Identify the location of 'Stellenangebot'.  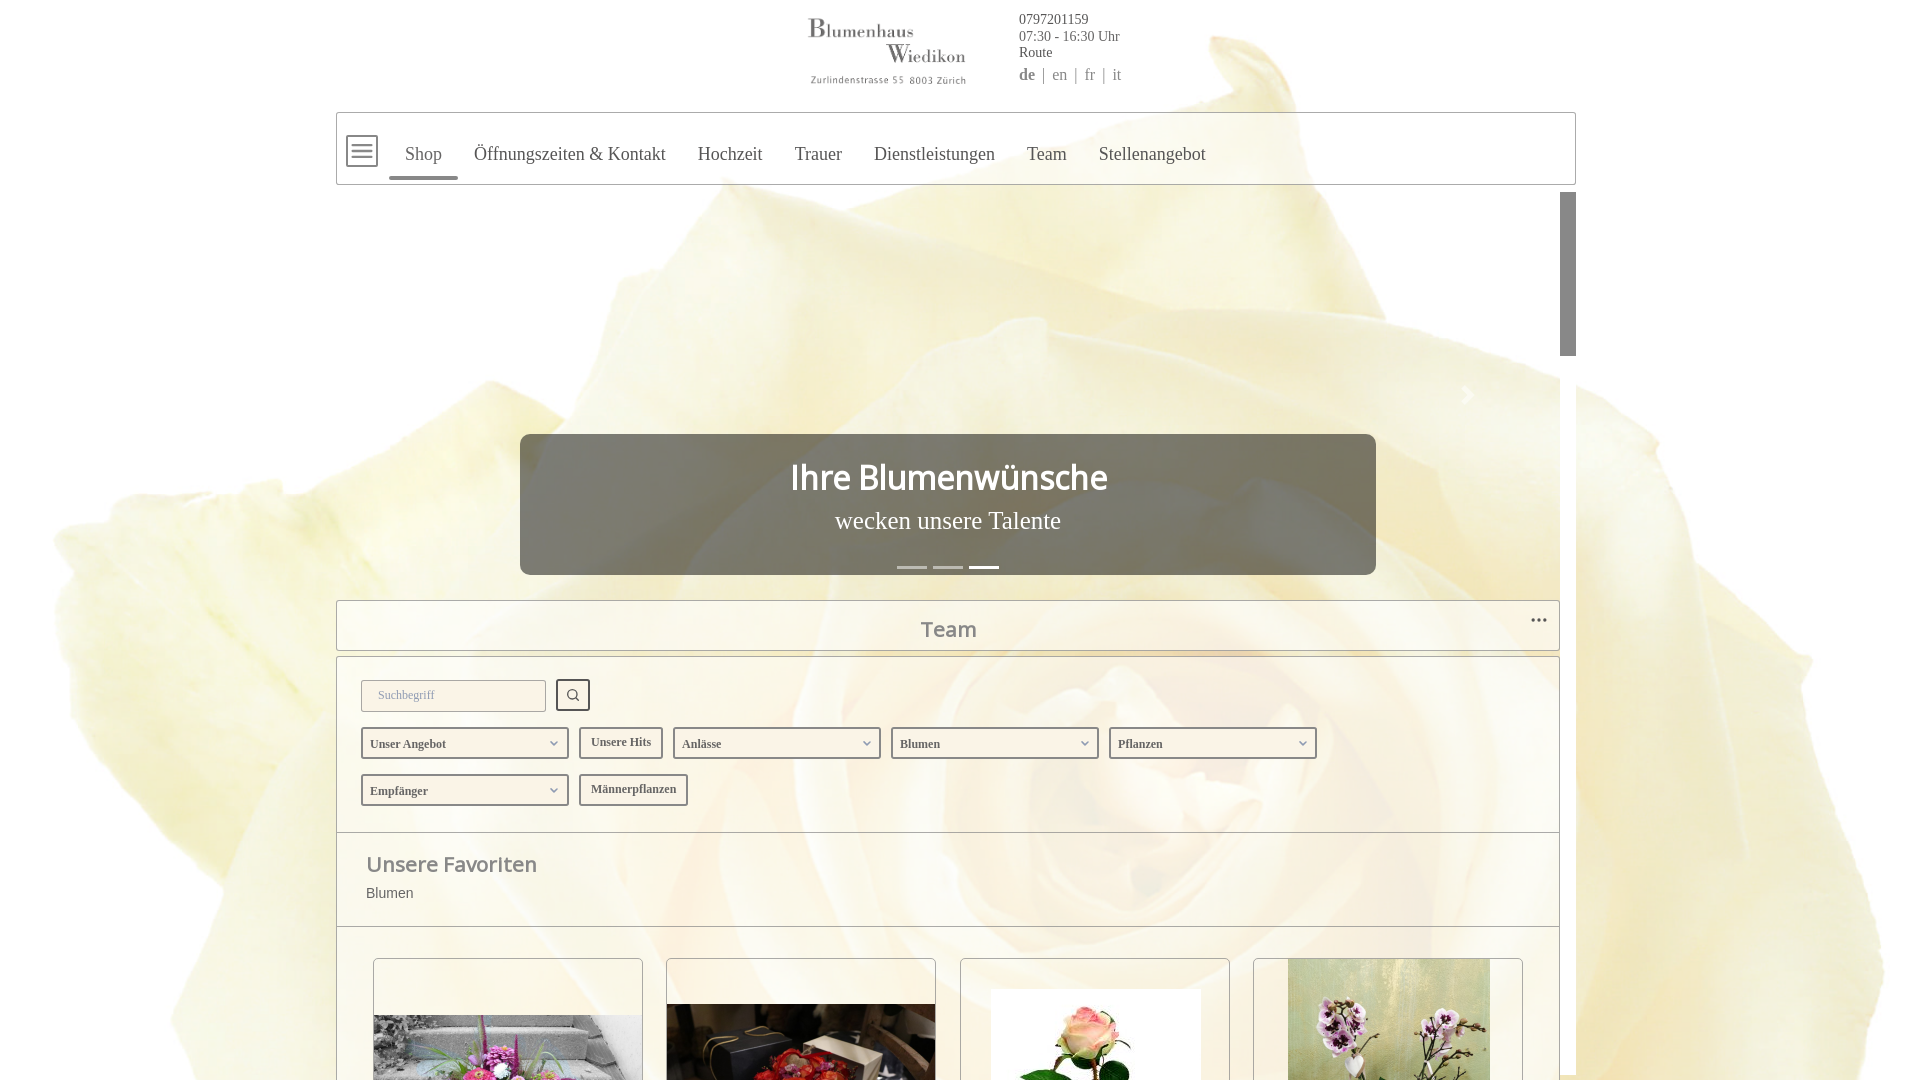
(1152, 144).